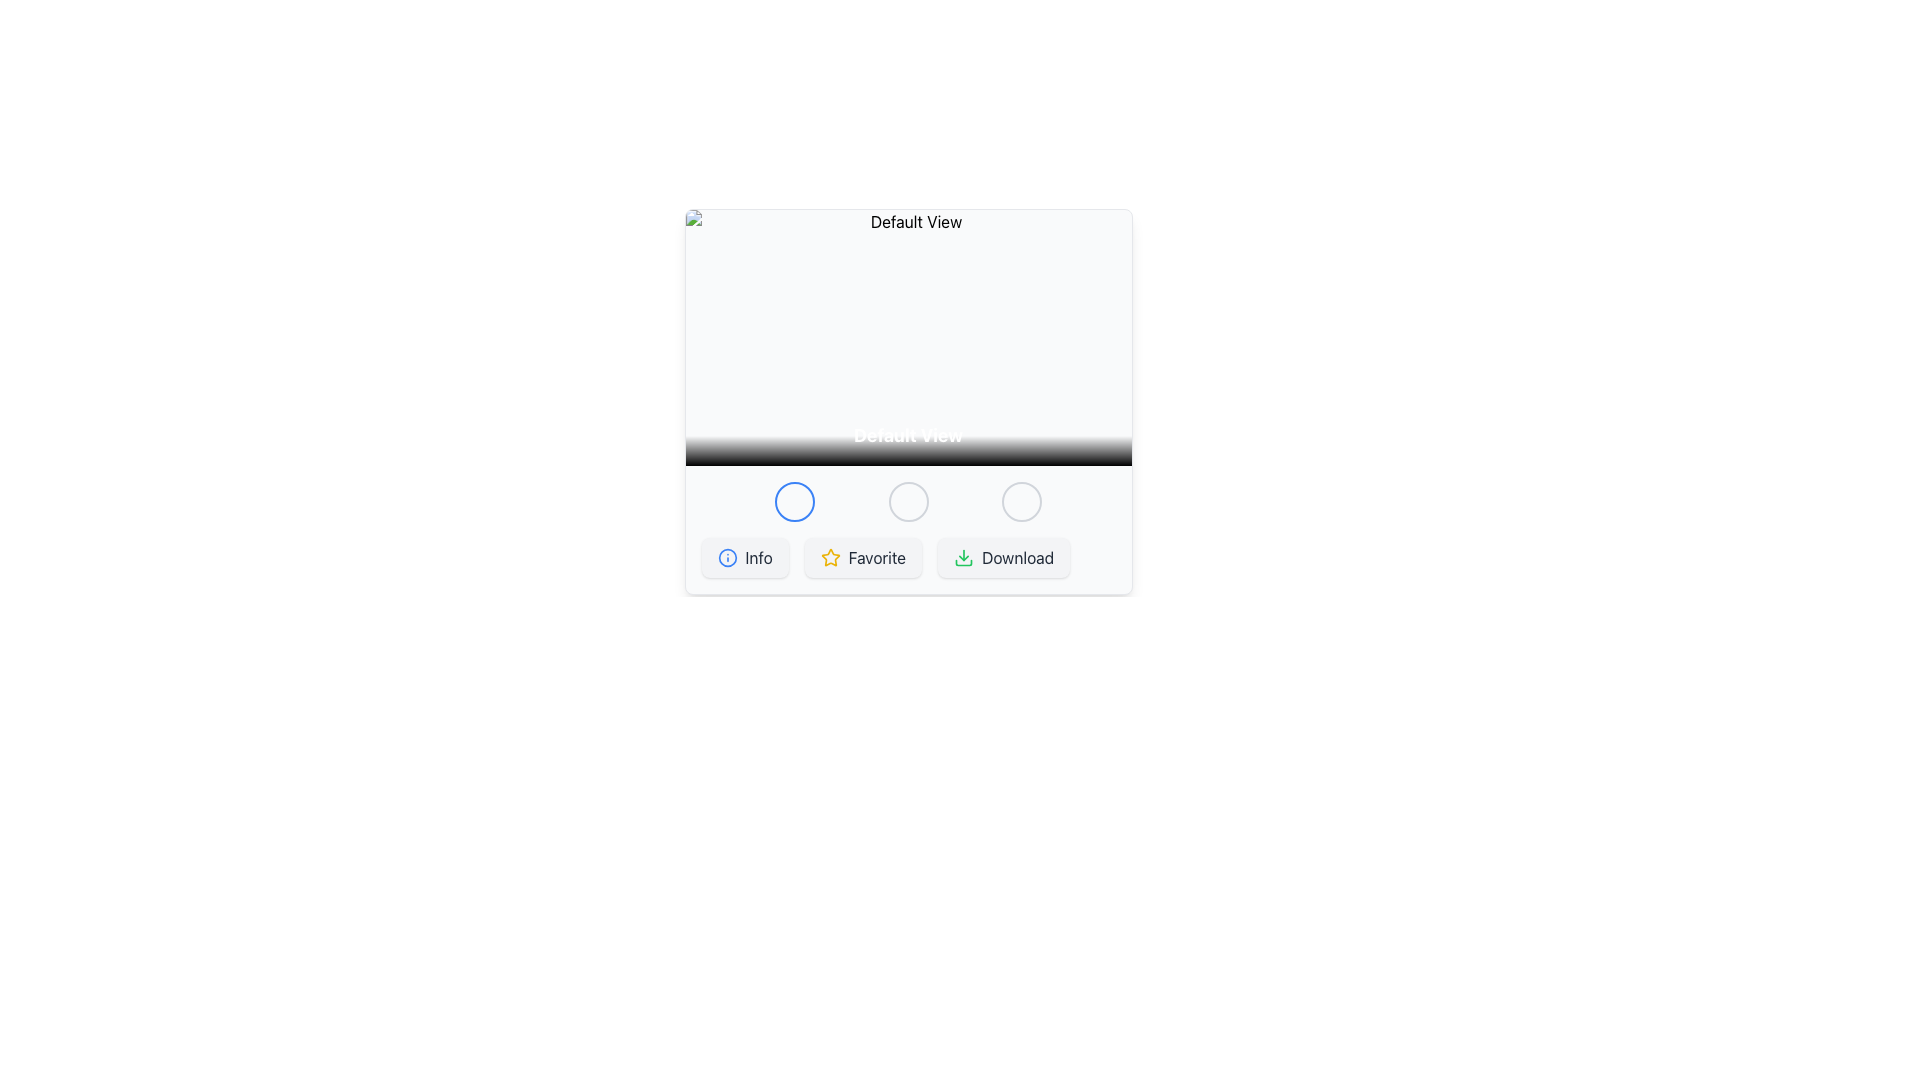 This screenshot has width=1920, height=1080. Describe the element at coordinates (830, 557) in the screenshot. I see `the star icon located to the left of the 'Favorite' button to mark it as favorite` at that location.